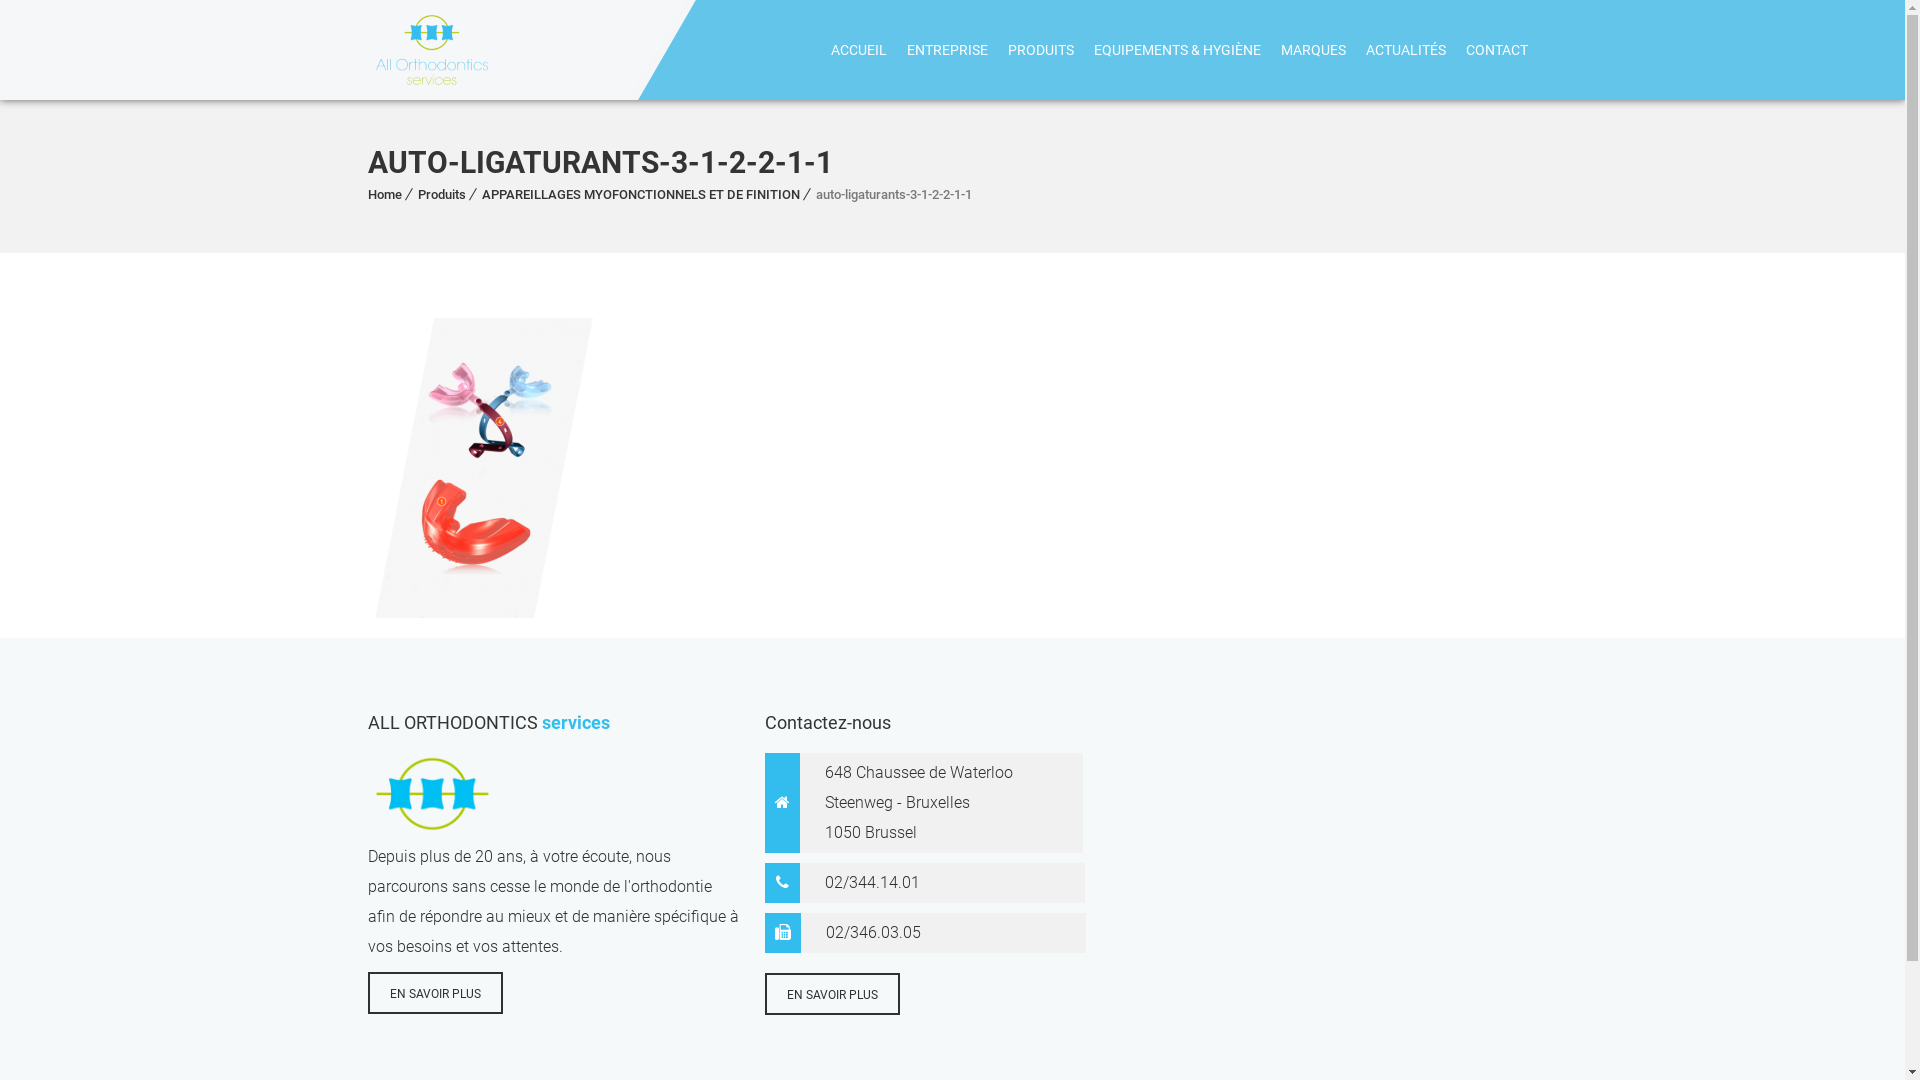  I want to click on 'PRODUITS', so click(1040, 49).